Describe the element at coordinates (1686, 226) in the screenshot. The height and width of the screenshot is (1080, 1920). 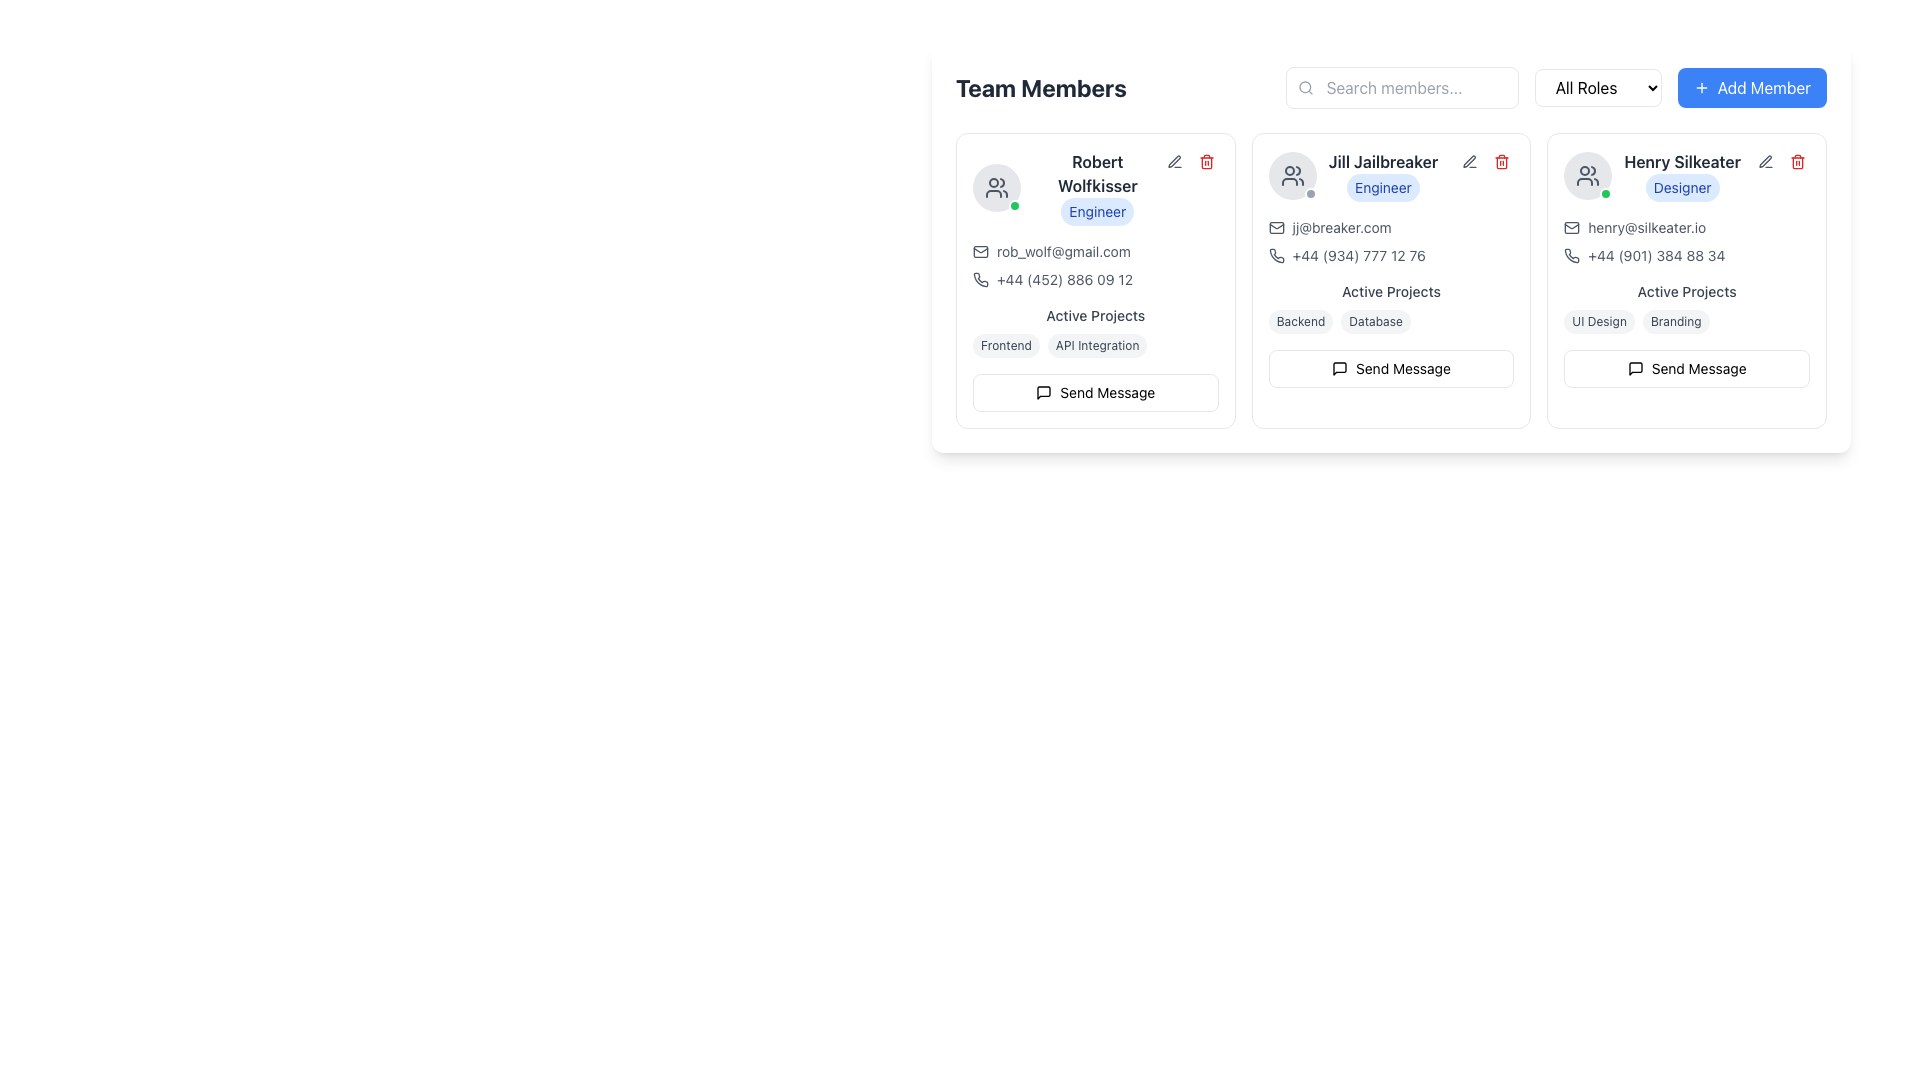
I see `the Interactive Text with Icon element displaying the email address 'henry@silkeater.io'` at that location.